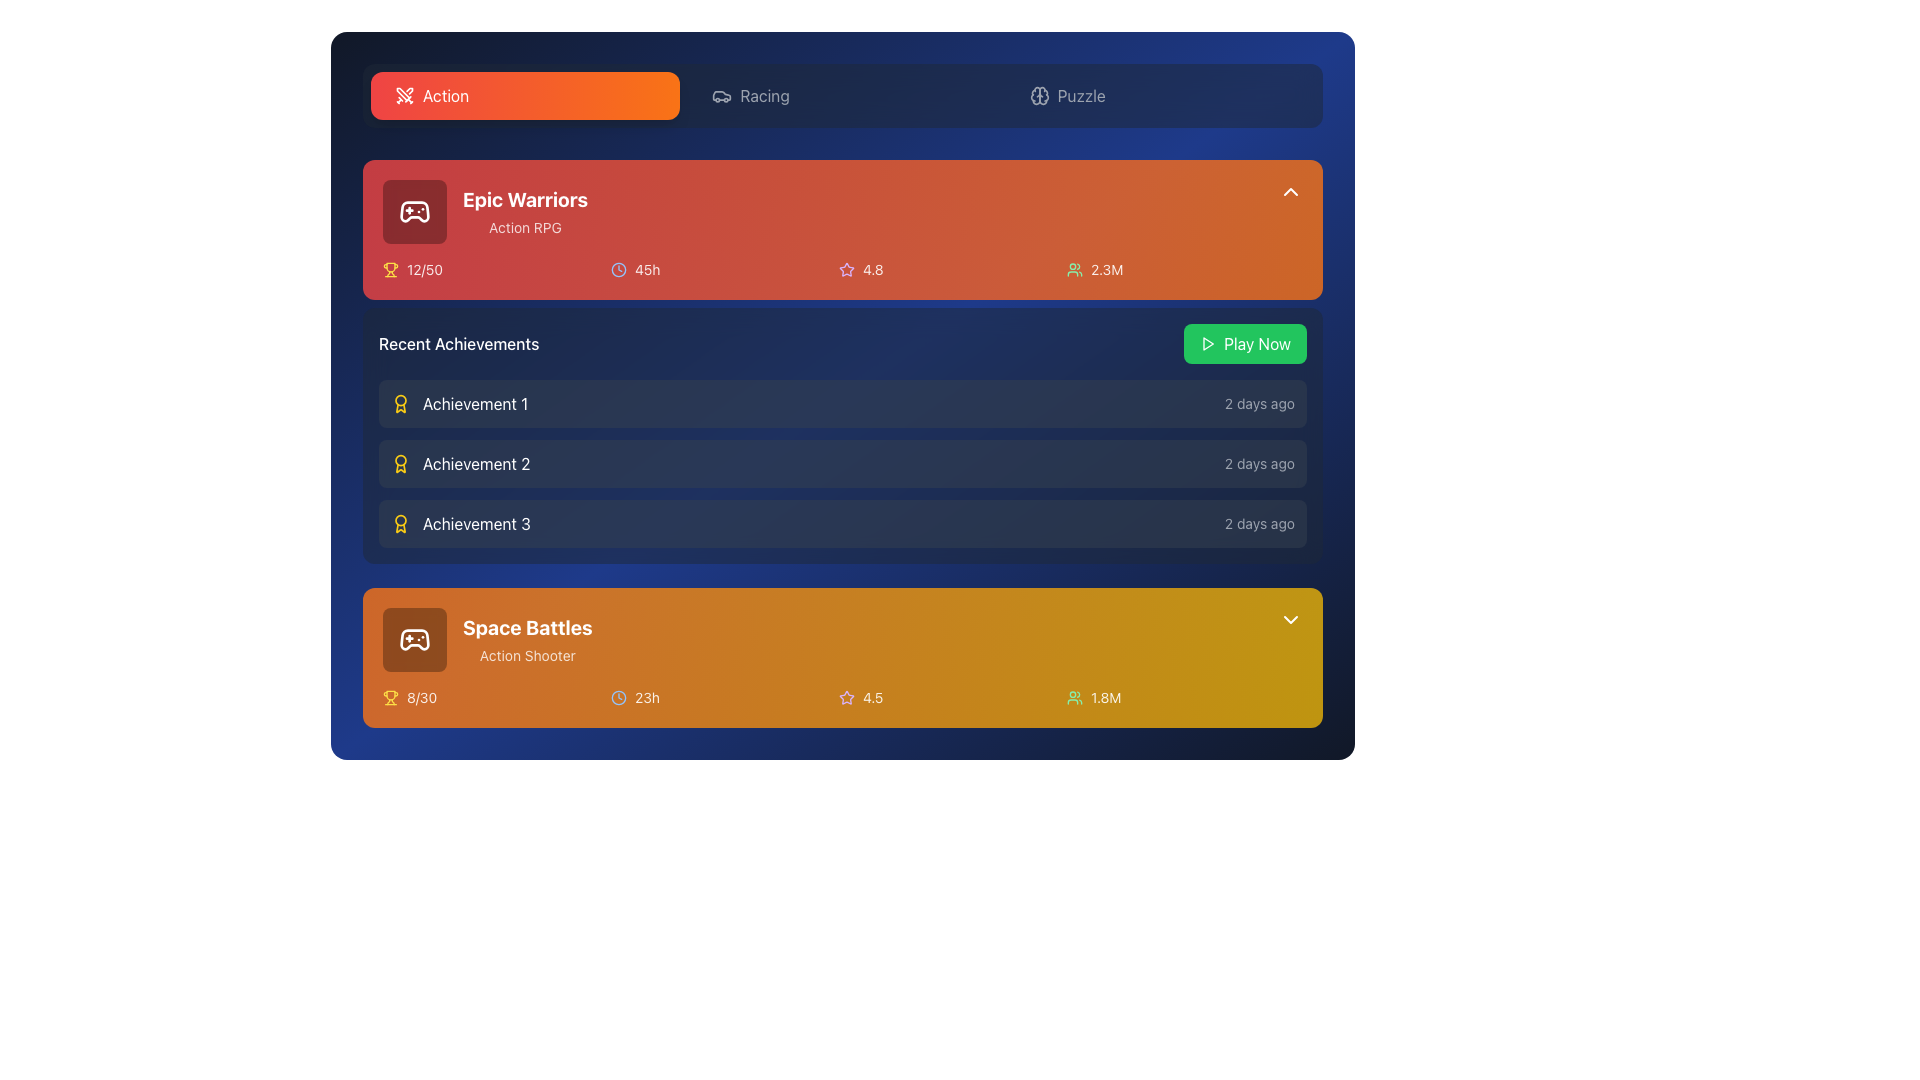 The width and height of the screenshot is (1920, 1080). Describe the element at coordinates (1291, 619) in the screenshot. I see `the downward pointing chevron icon, which is white and located at the top-right corner of a golden orange section` at that location.